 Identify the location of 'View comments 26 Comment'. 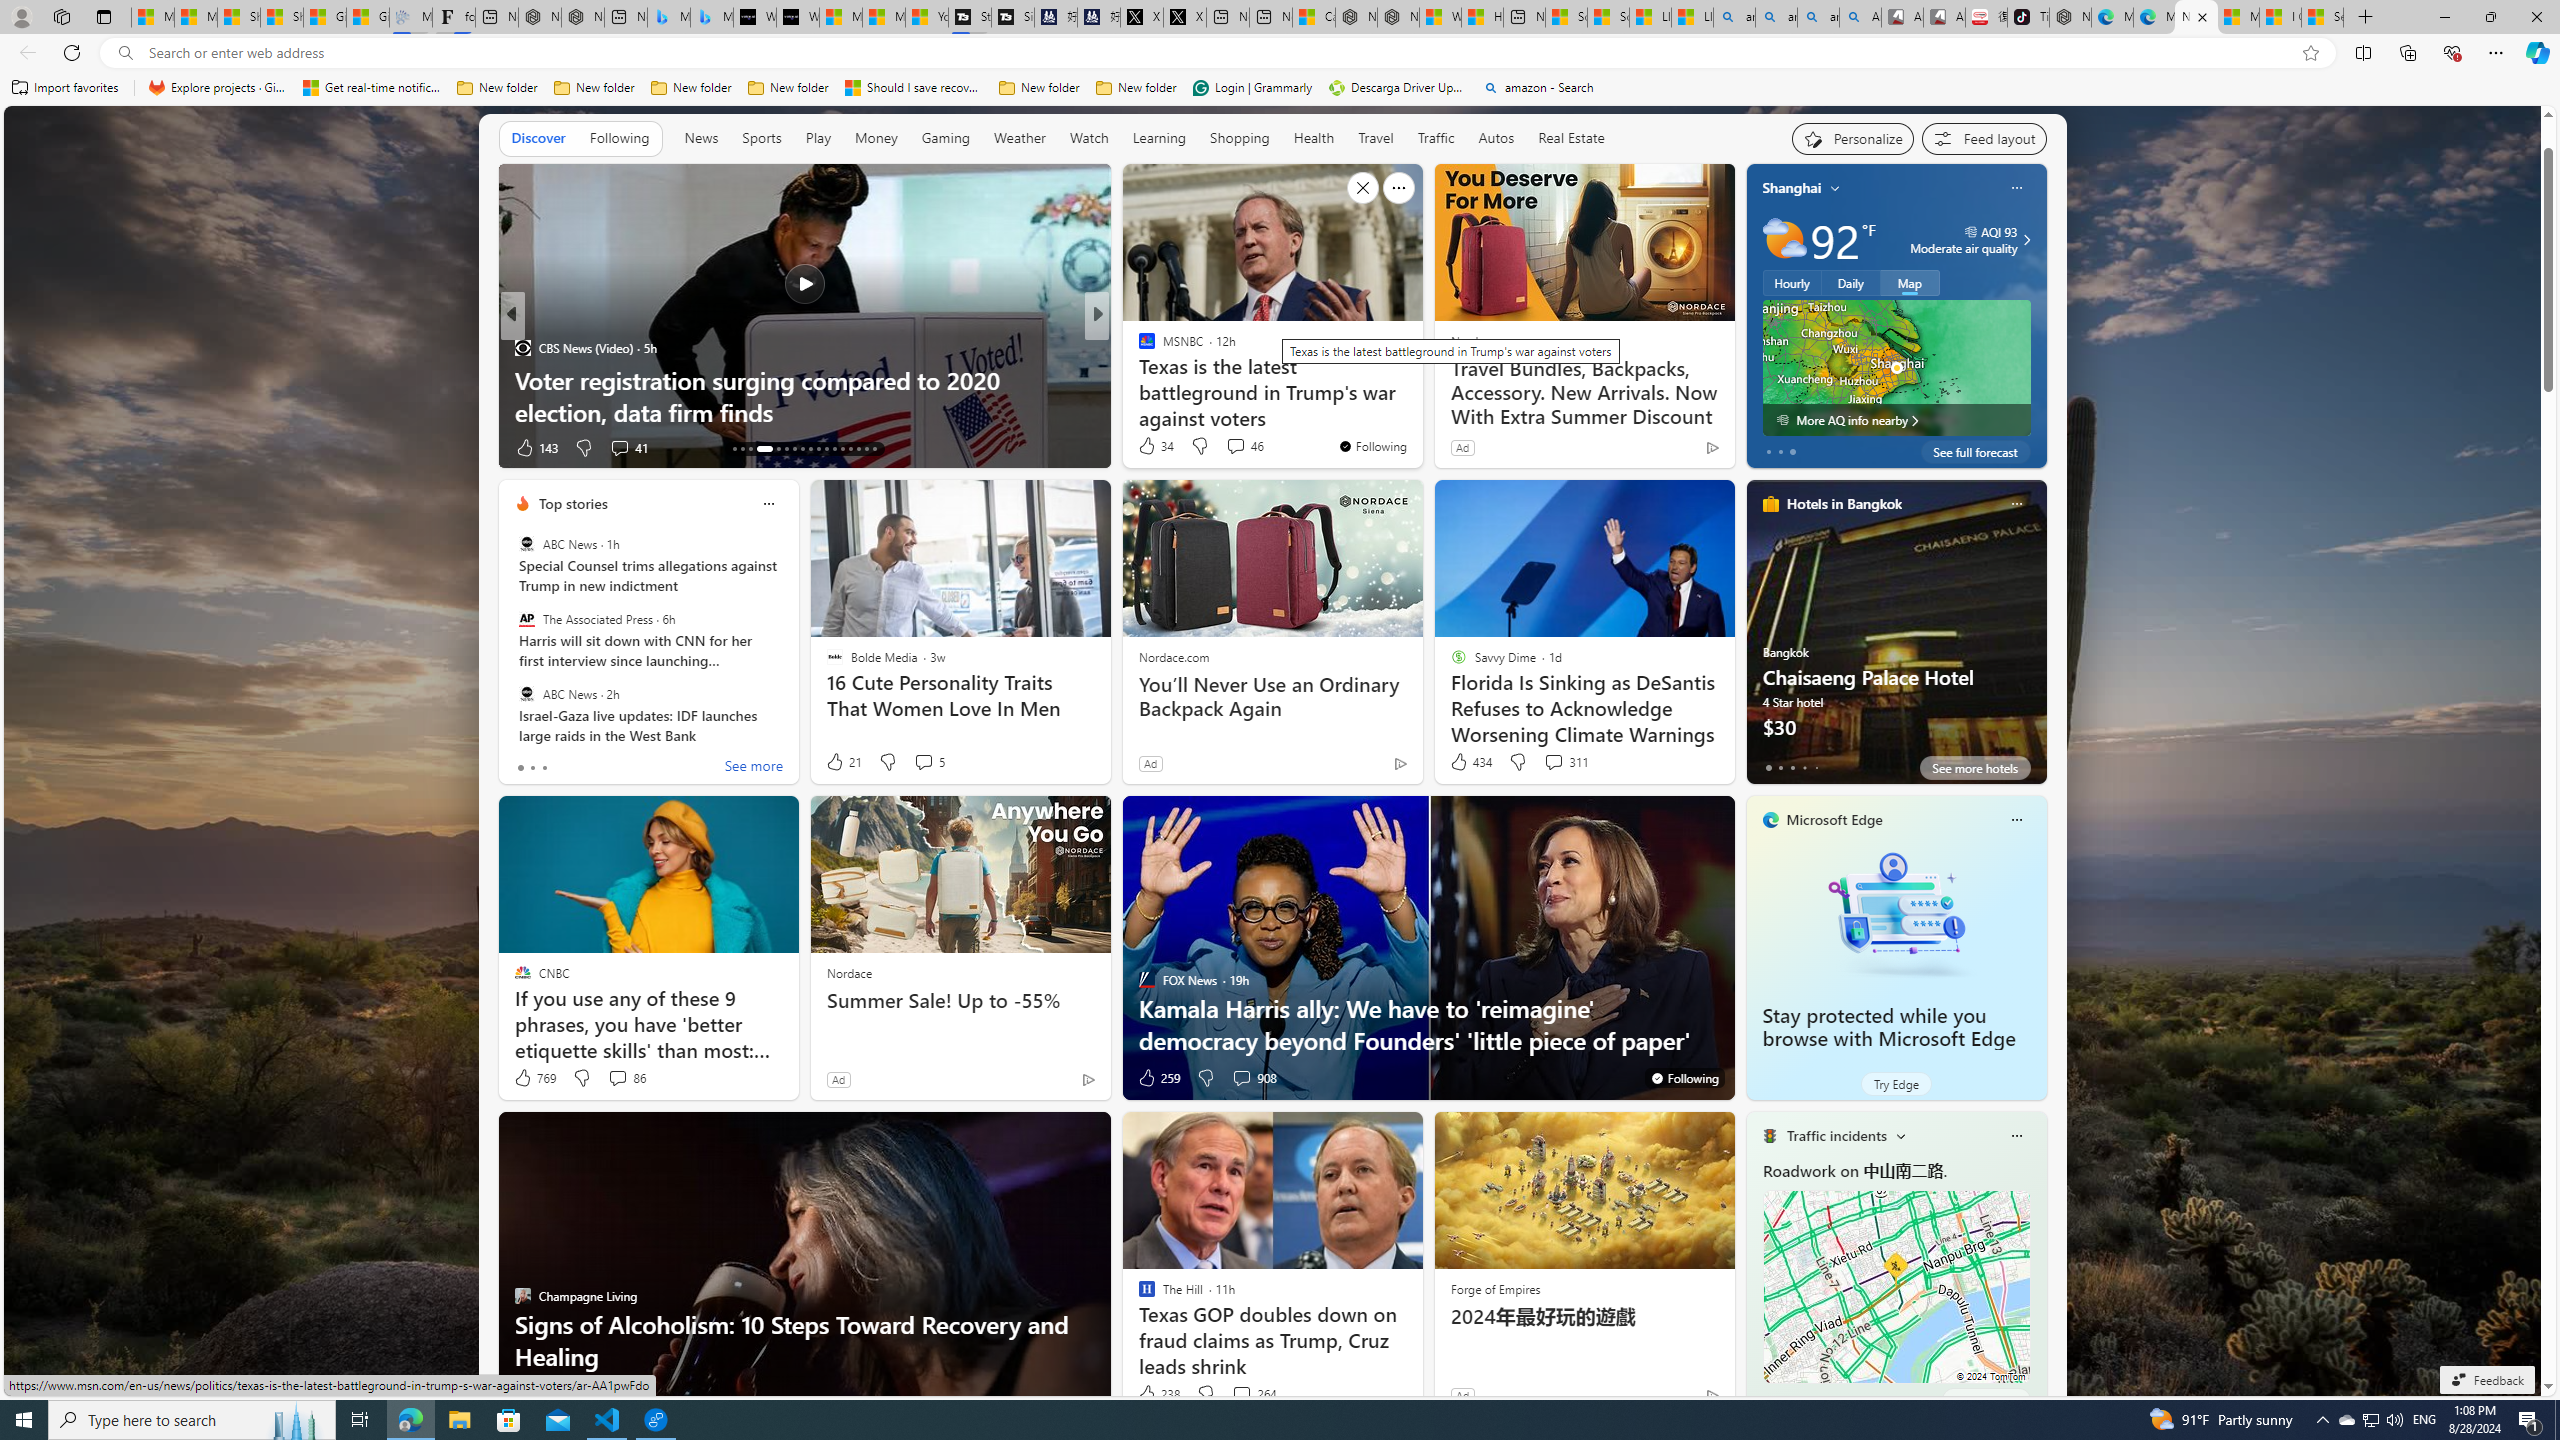
(1227, 447).